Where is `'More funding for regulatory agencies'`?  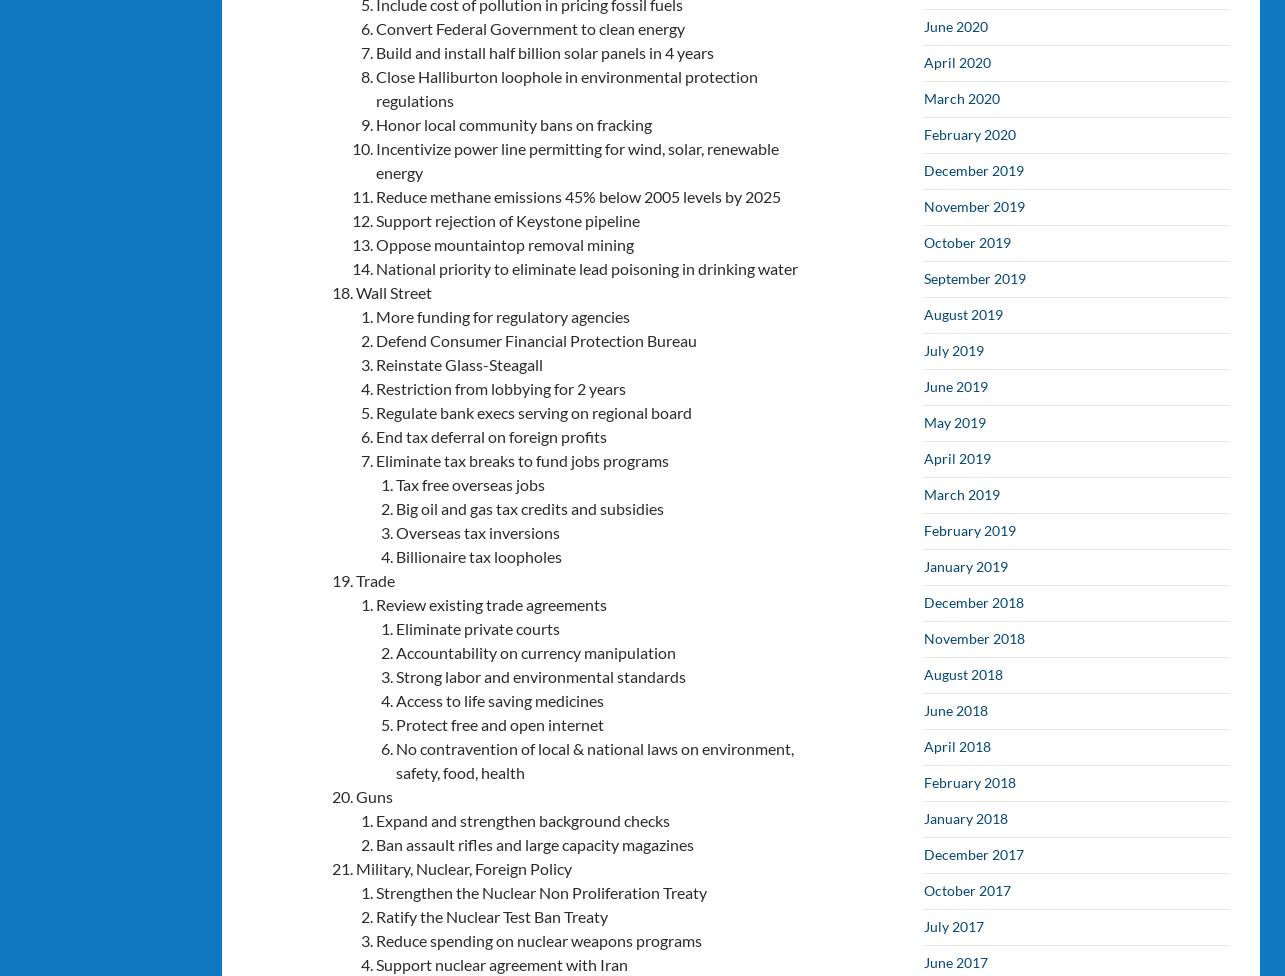
'More funding for regulatory agencies' is located at coordinates (502, 315).